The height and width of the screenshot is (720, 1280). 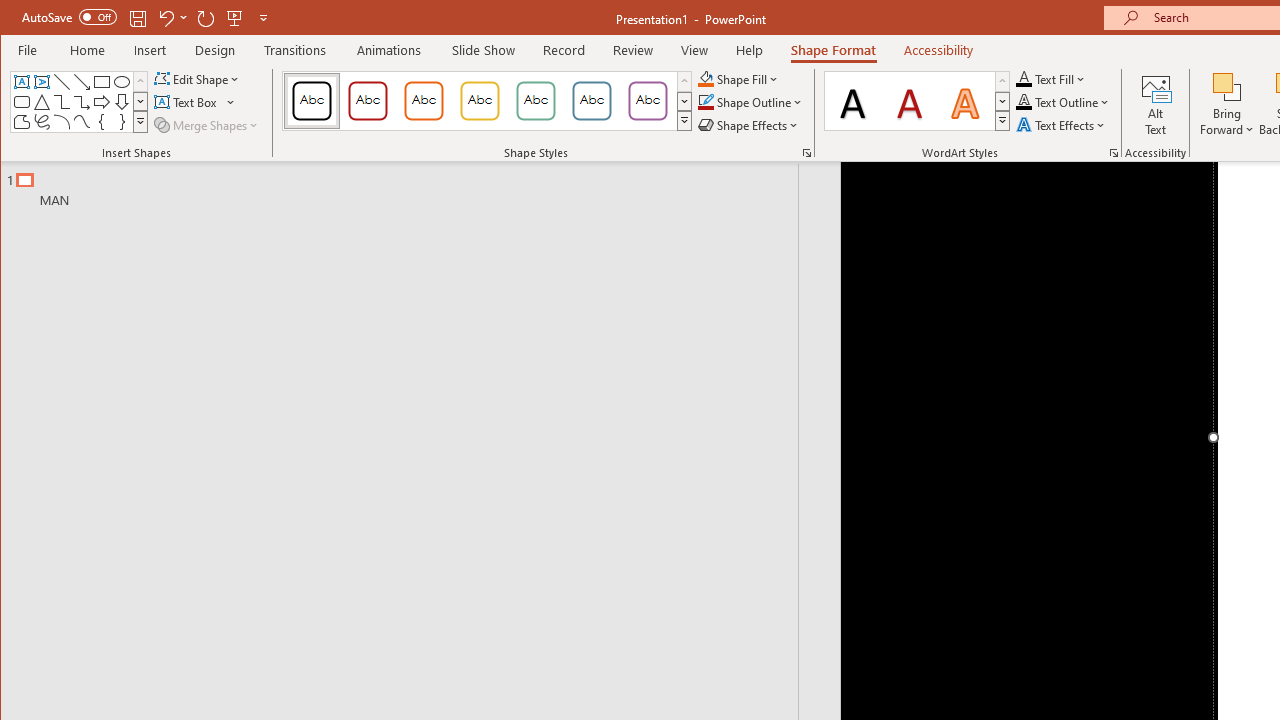 What do you see at coordinates (1062, 102) in the screenshot?
I see `'Text Outline'` at bounding box center [1062, 102].